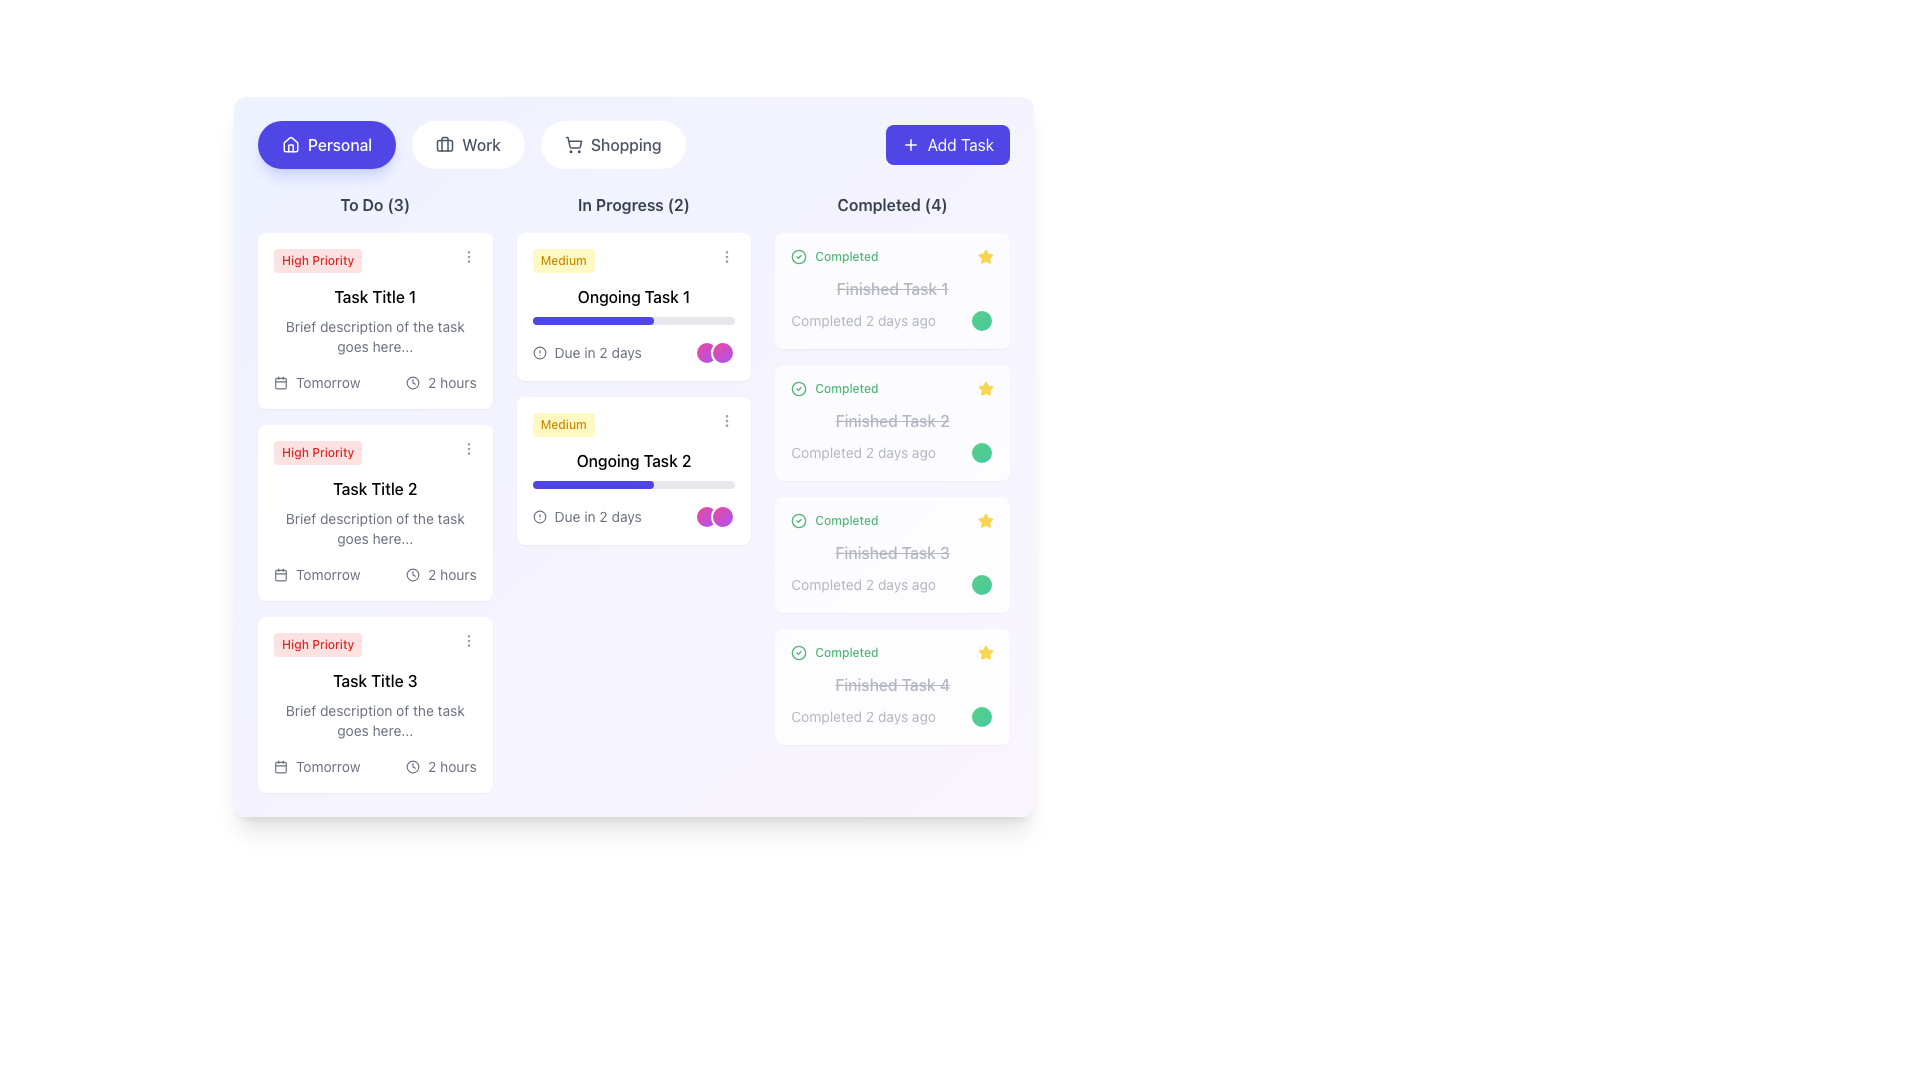 The image size is (1920, 1080). What do you see at coordinates (632, 297) in the screenshot?
I see `the Text label that serves as the title for the task card located in the 'In Progress' column, positioned above the 'Ongoing Task 2' card` at bounding box center [632, 297].